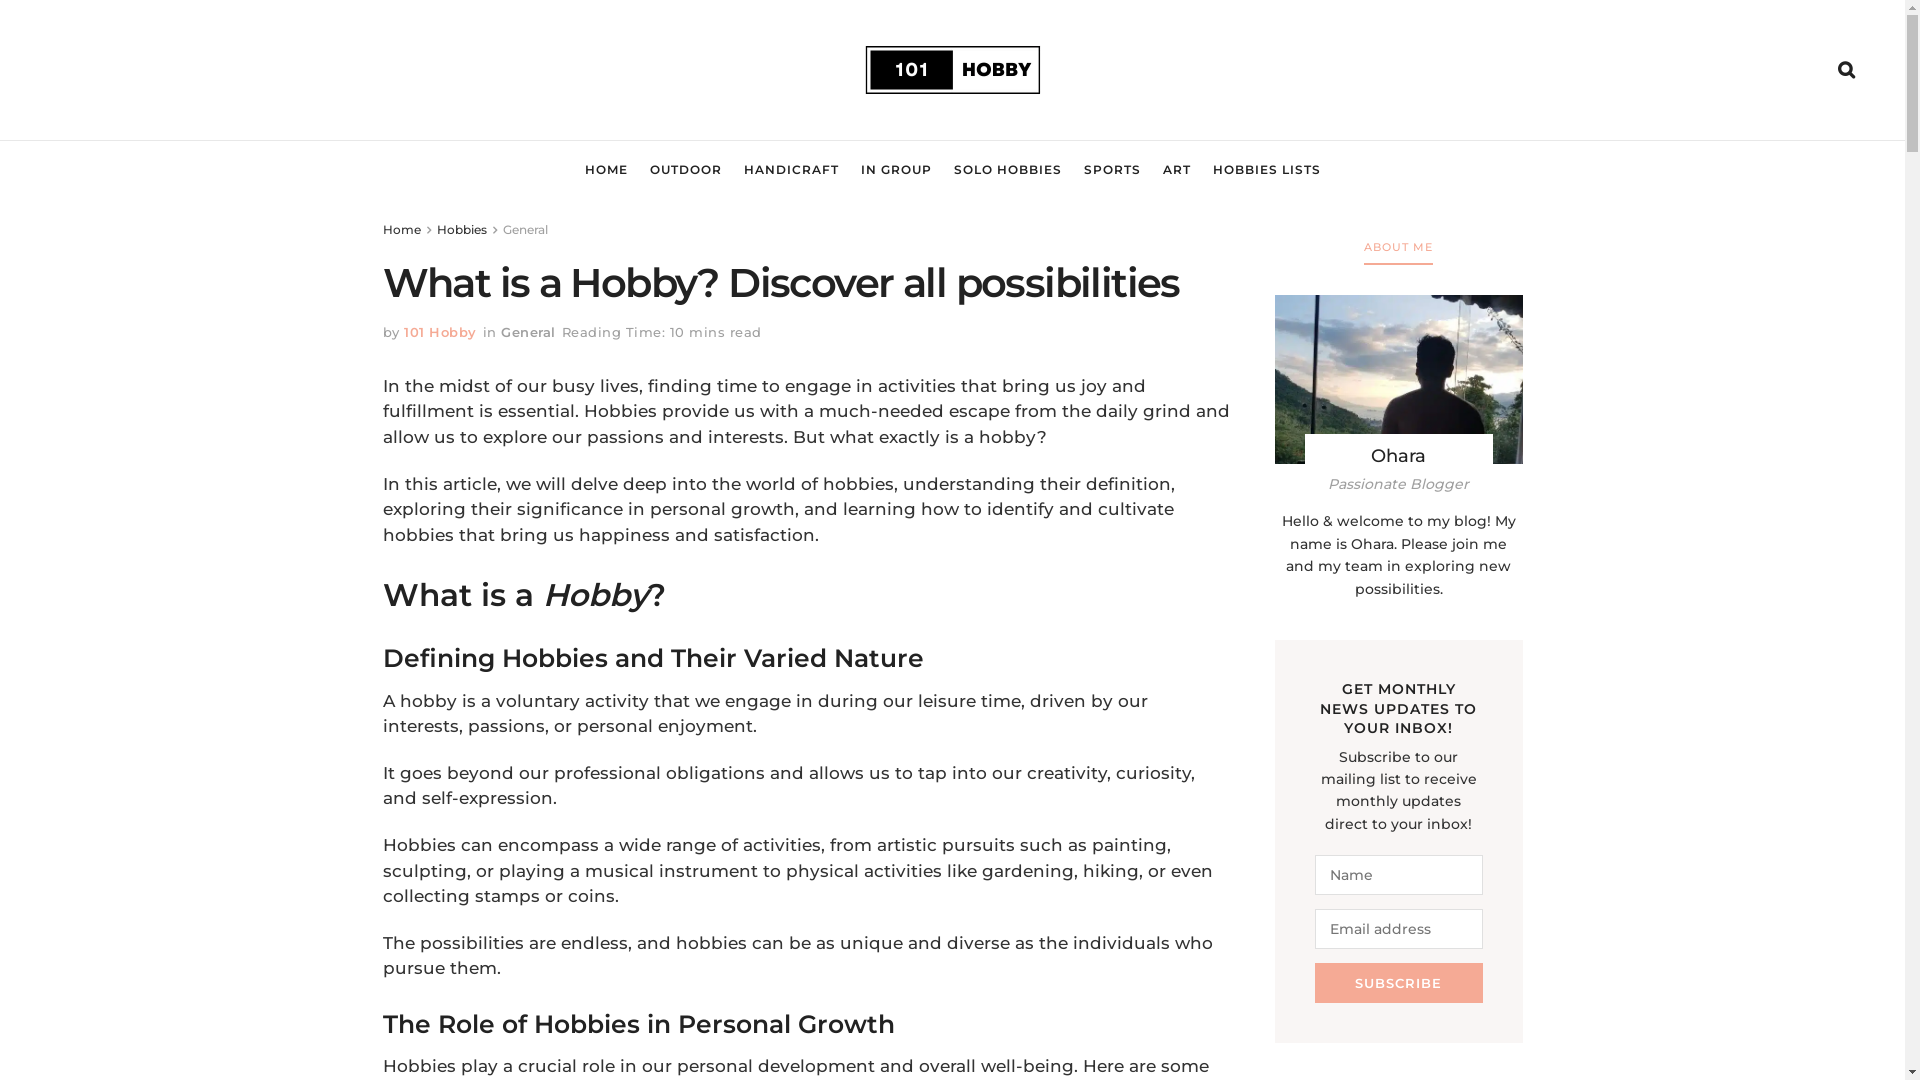 Image resolution: width=1920 pixels, height=1080 pixels. Describe the element at coordinates (435, 228) in the screenshot. I see `'Hobbies'` at that location.